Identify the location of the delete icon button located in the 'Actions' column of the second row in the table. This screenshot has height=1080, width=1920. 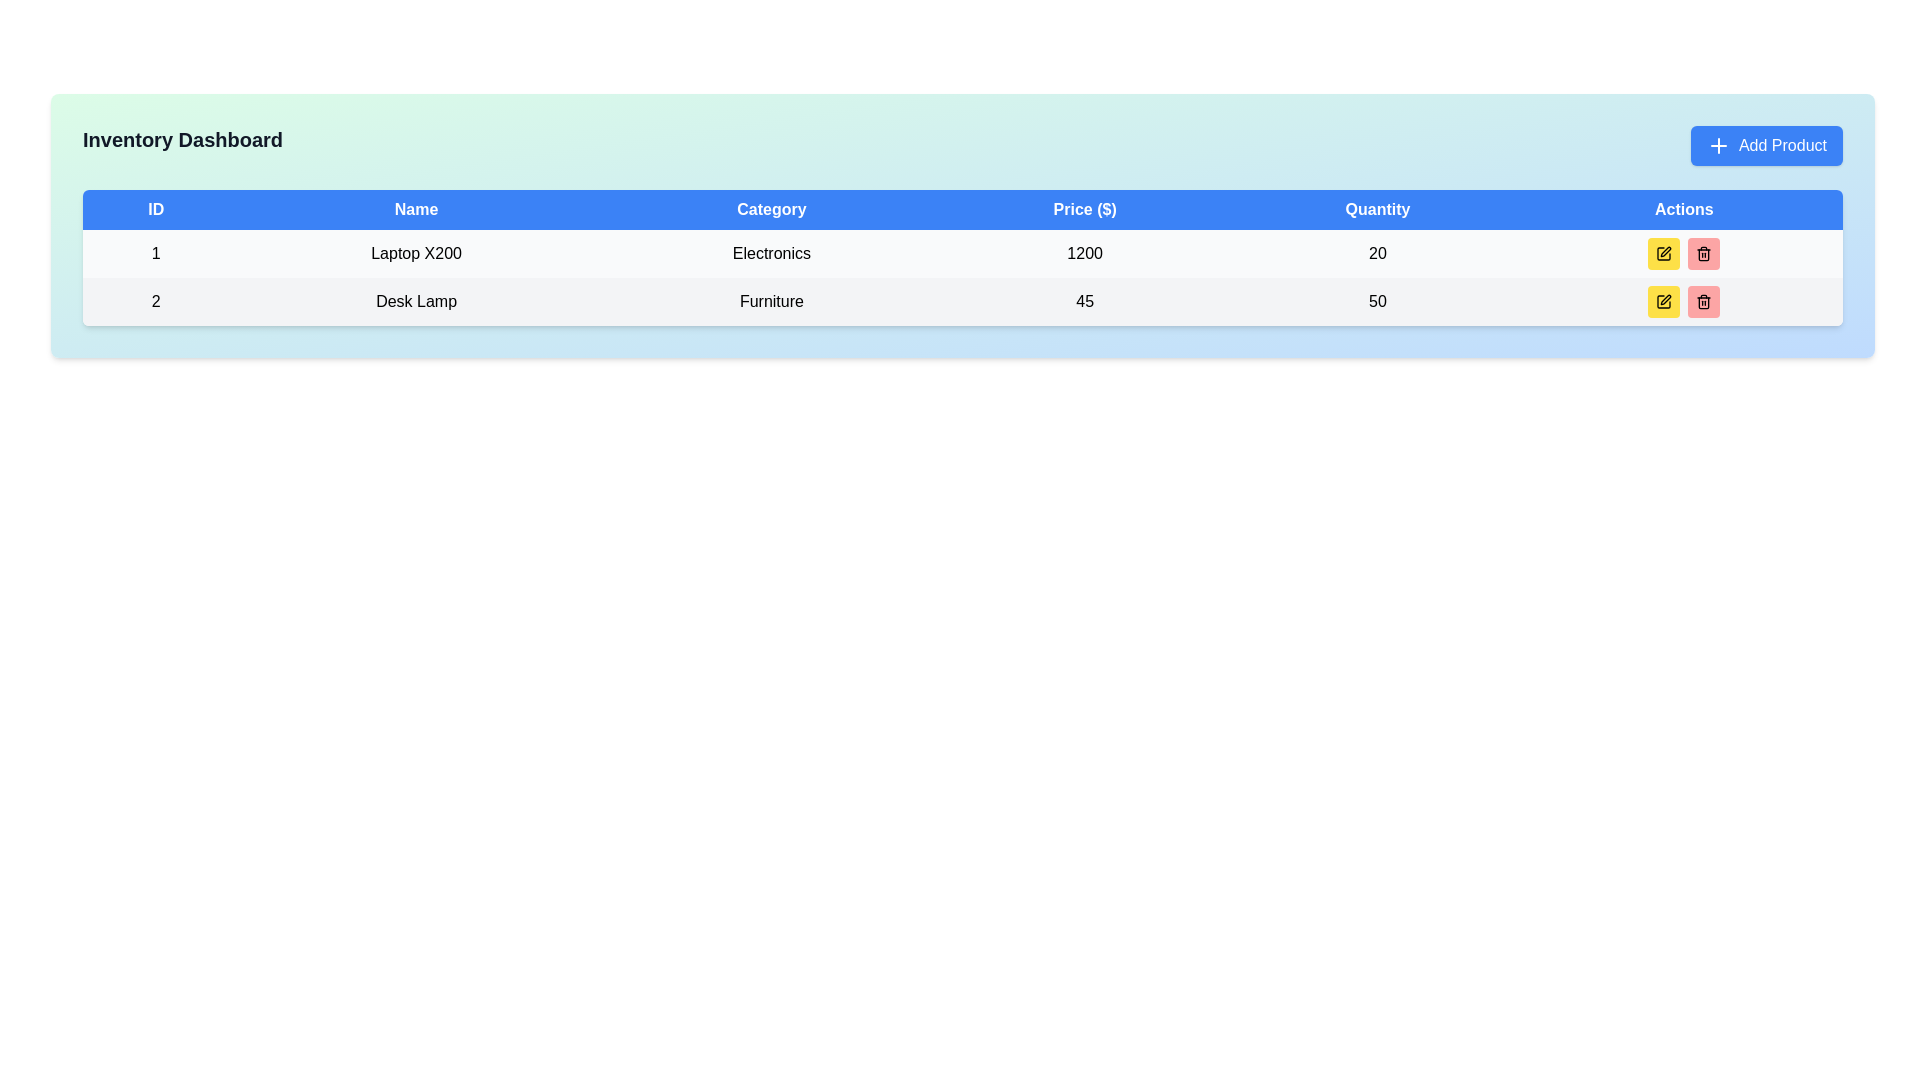
(1703, 253).